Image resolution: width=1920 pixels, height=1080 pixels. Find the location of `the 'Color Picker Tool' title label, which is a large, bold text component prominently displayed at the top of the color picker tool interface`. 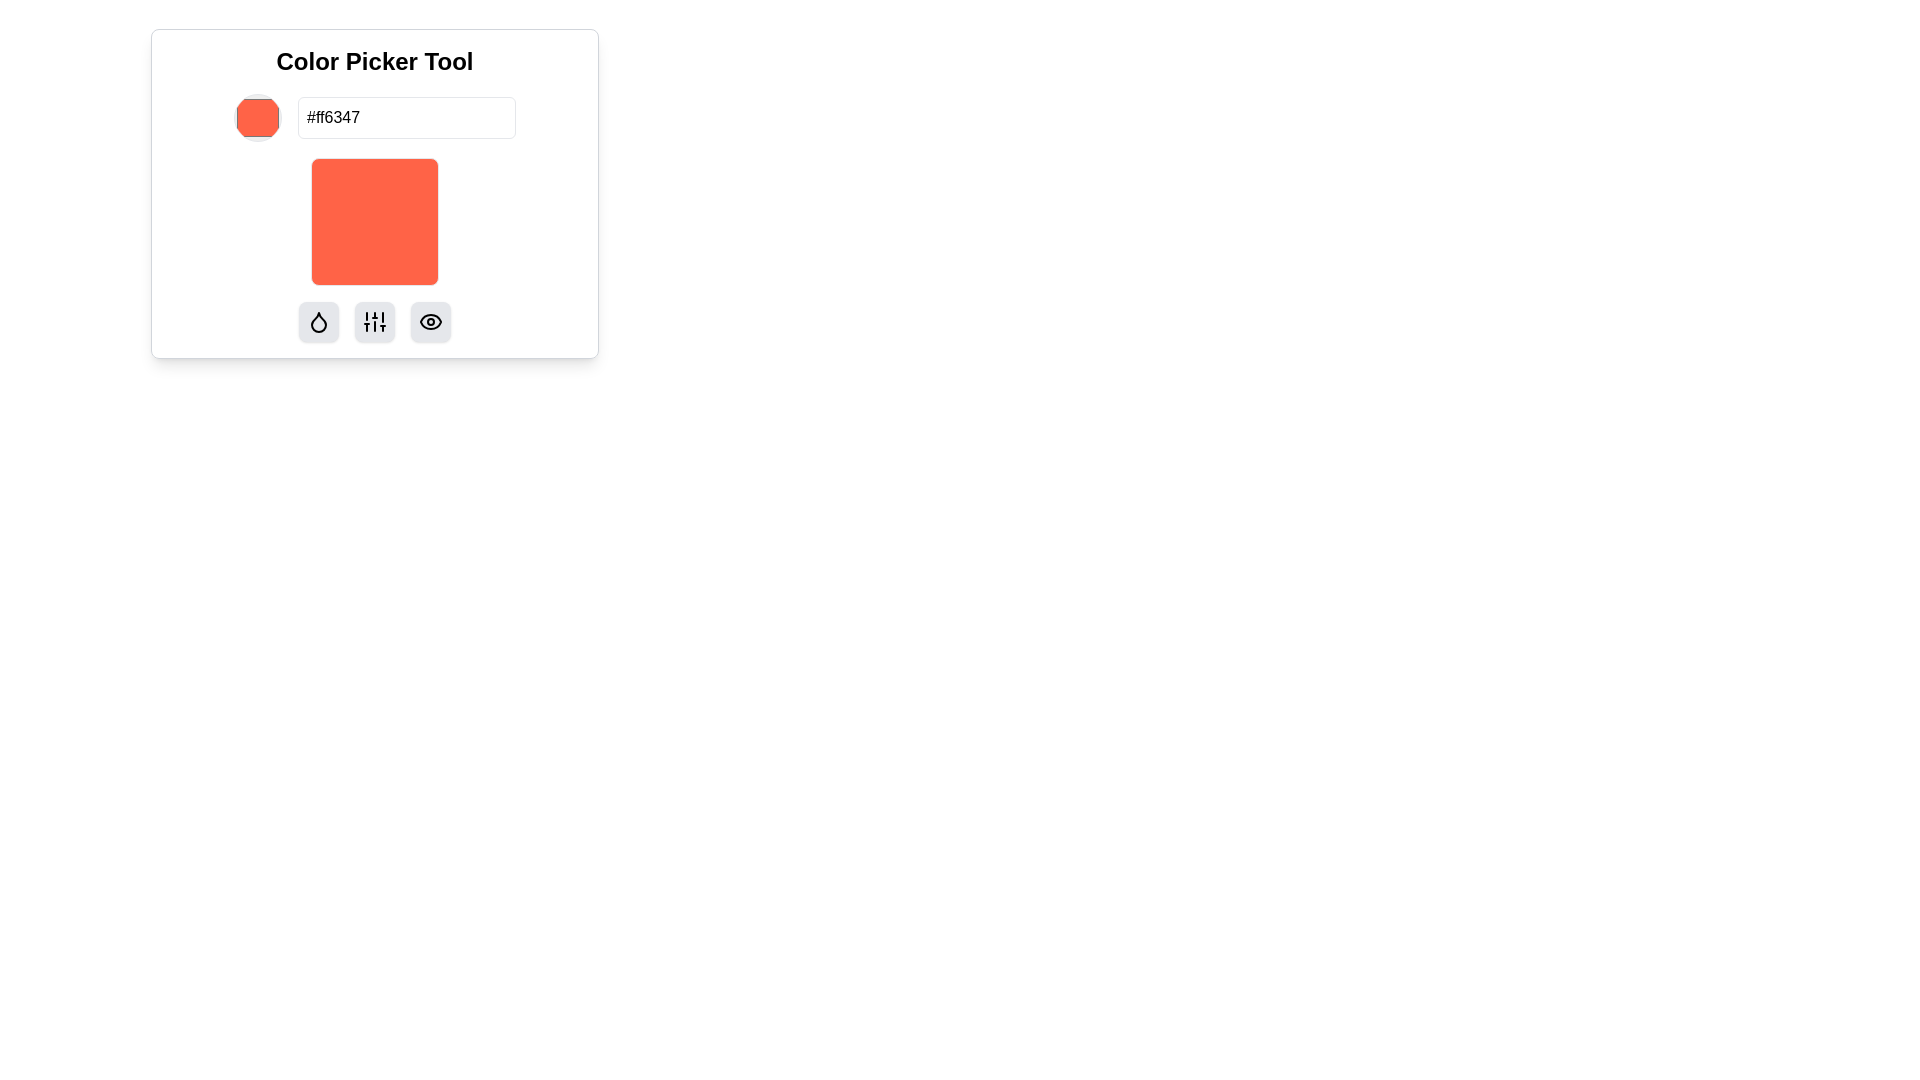

the 'Color Picker Tool' title label, which is a large, bold text component prominently displayed at the top of the color picker tool interface is located at coordinates (374, 60).